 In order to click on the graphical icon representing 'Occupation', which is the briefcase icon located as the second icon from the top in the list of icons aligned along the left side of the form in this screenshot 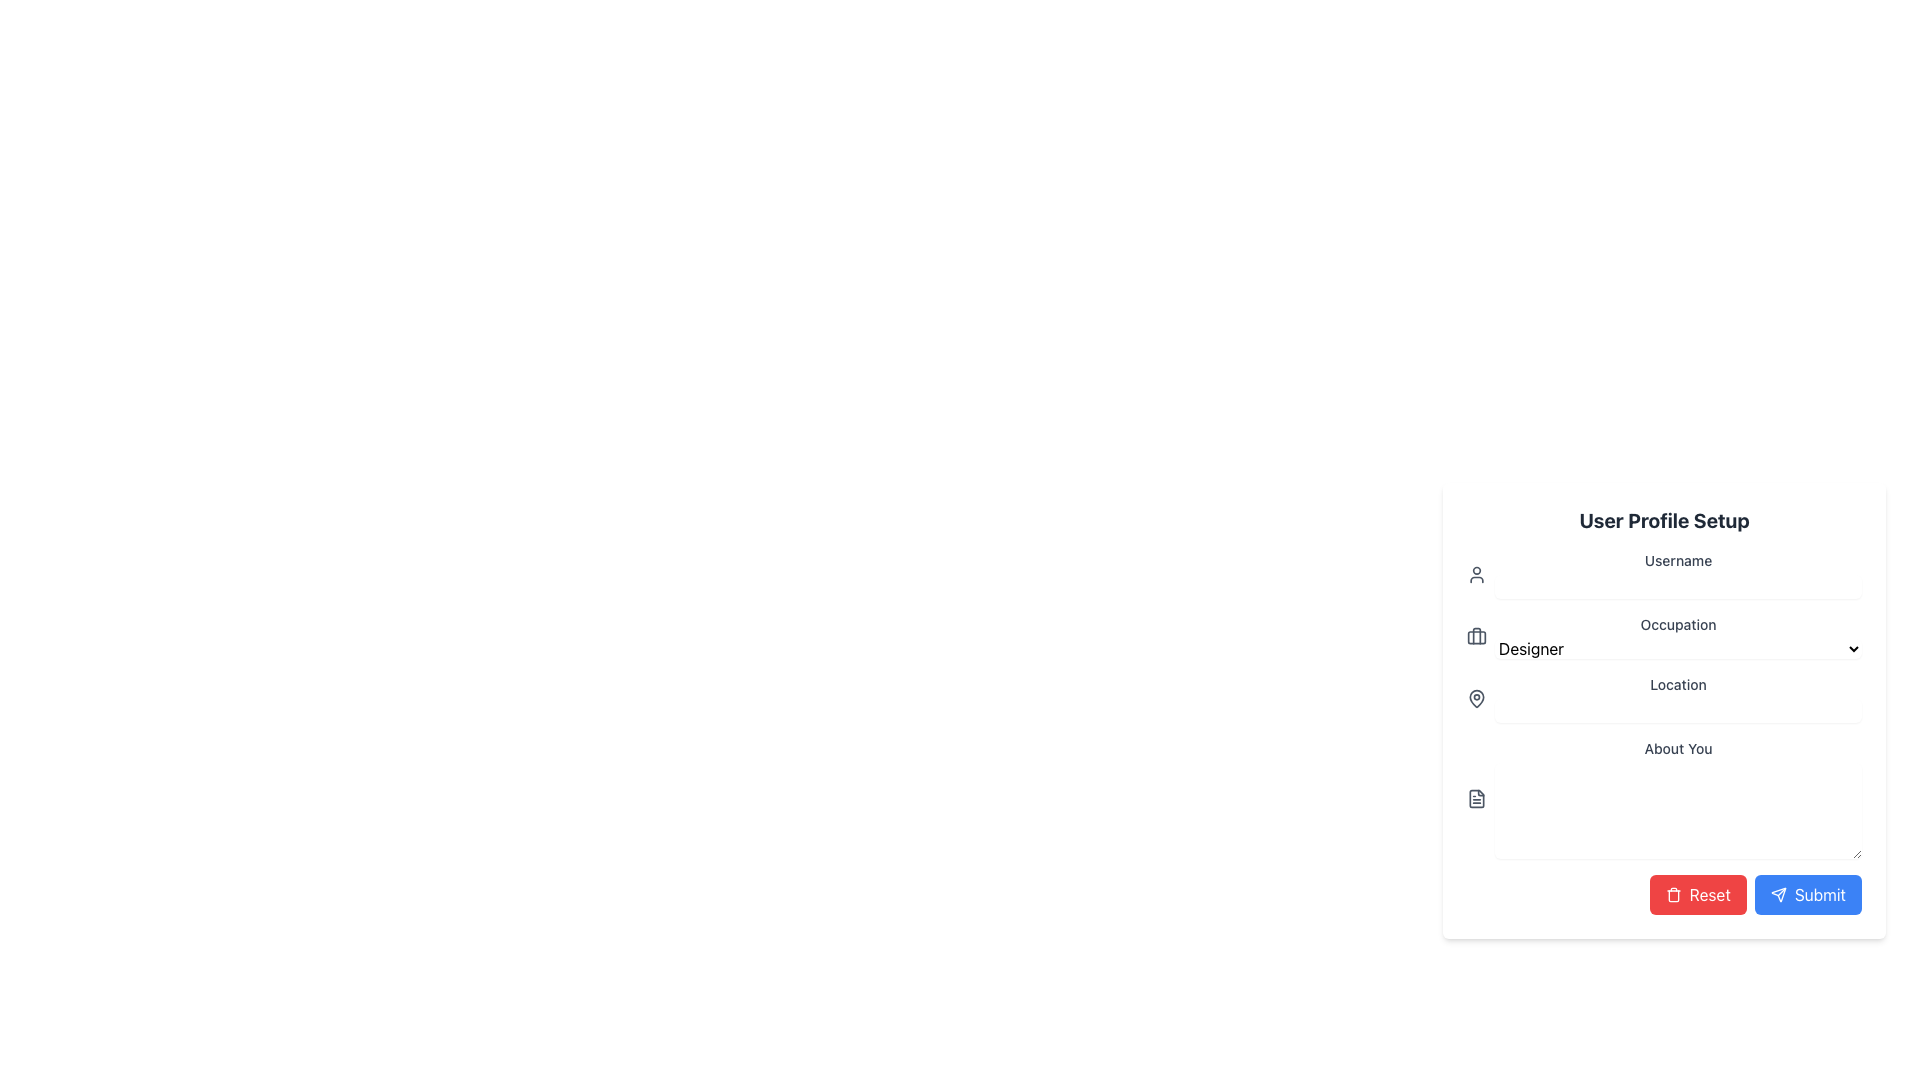, I will do `click(1477, 636)`.